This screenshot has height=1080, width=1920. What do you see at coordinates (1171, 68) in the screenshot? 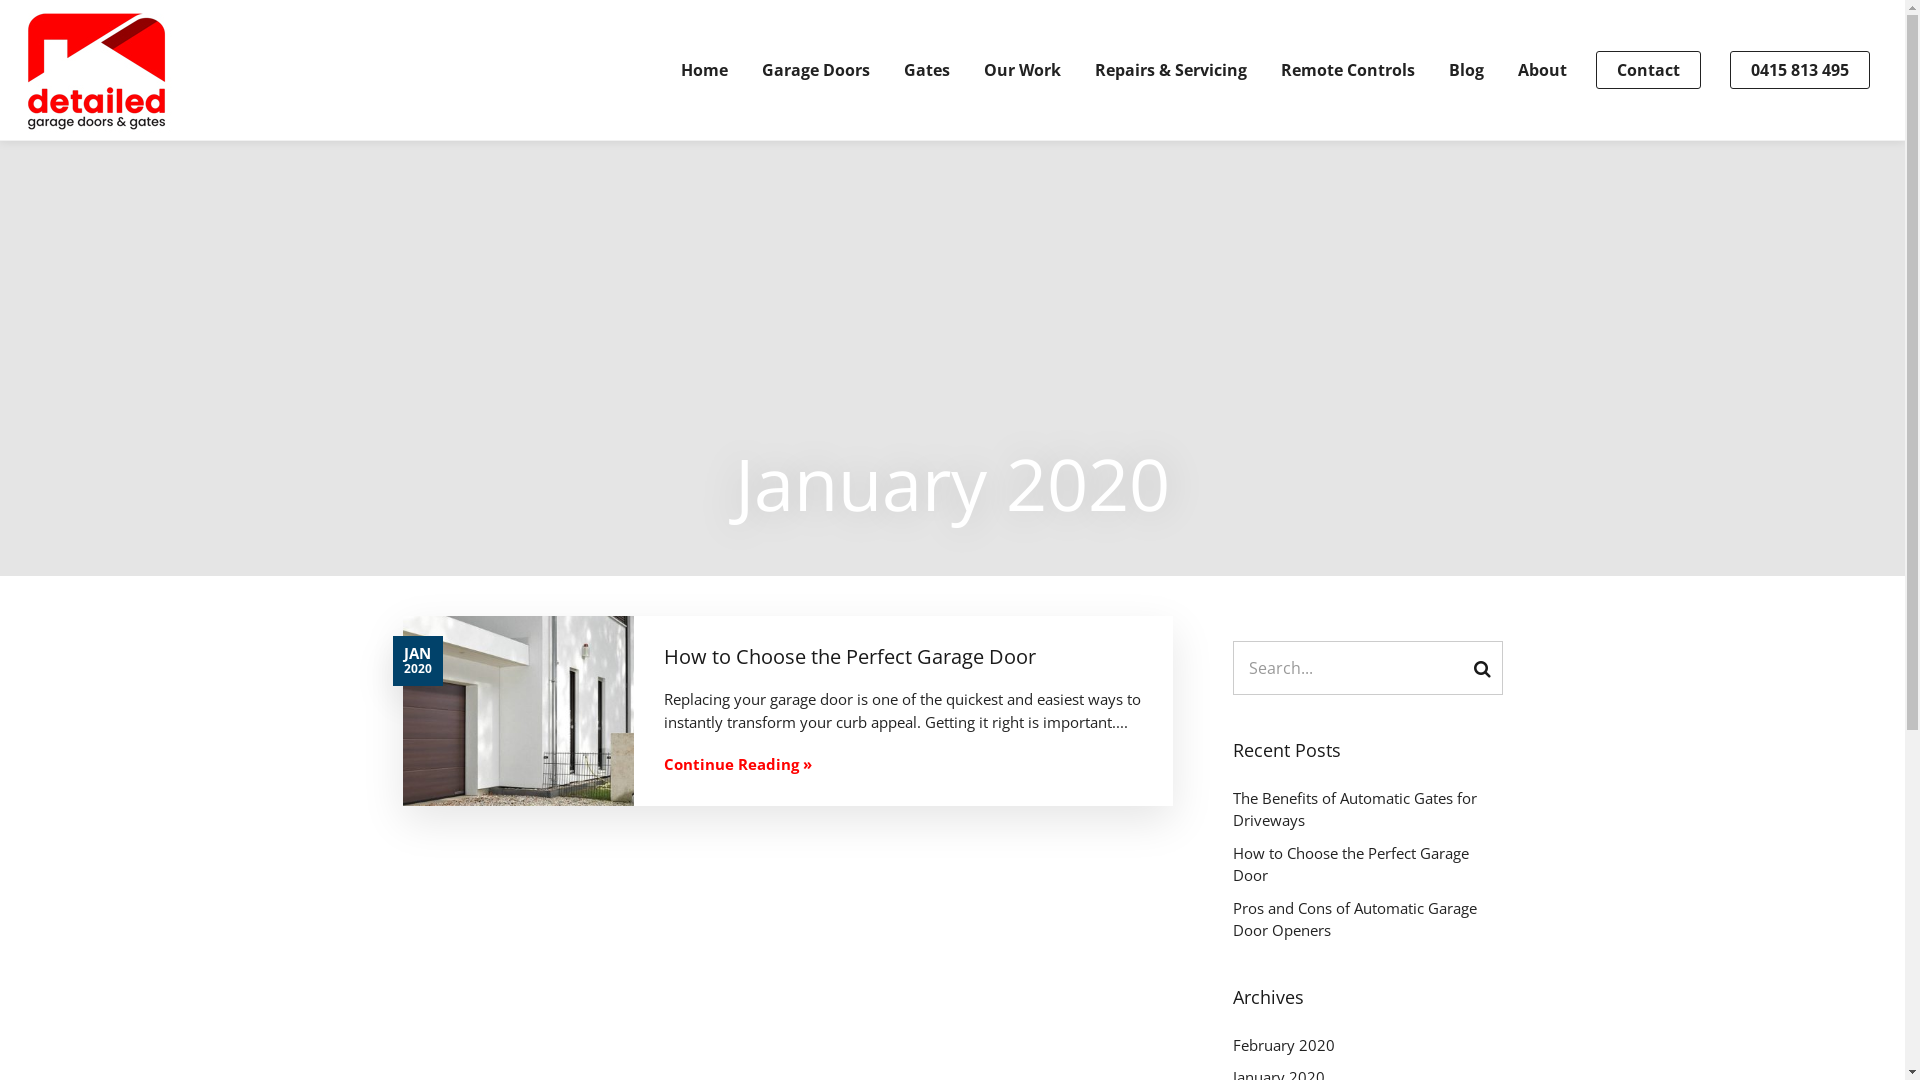
I see `'Repairs & Servicing'` at bounding box center [1171, 68].